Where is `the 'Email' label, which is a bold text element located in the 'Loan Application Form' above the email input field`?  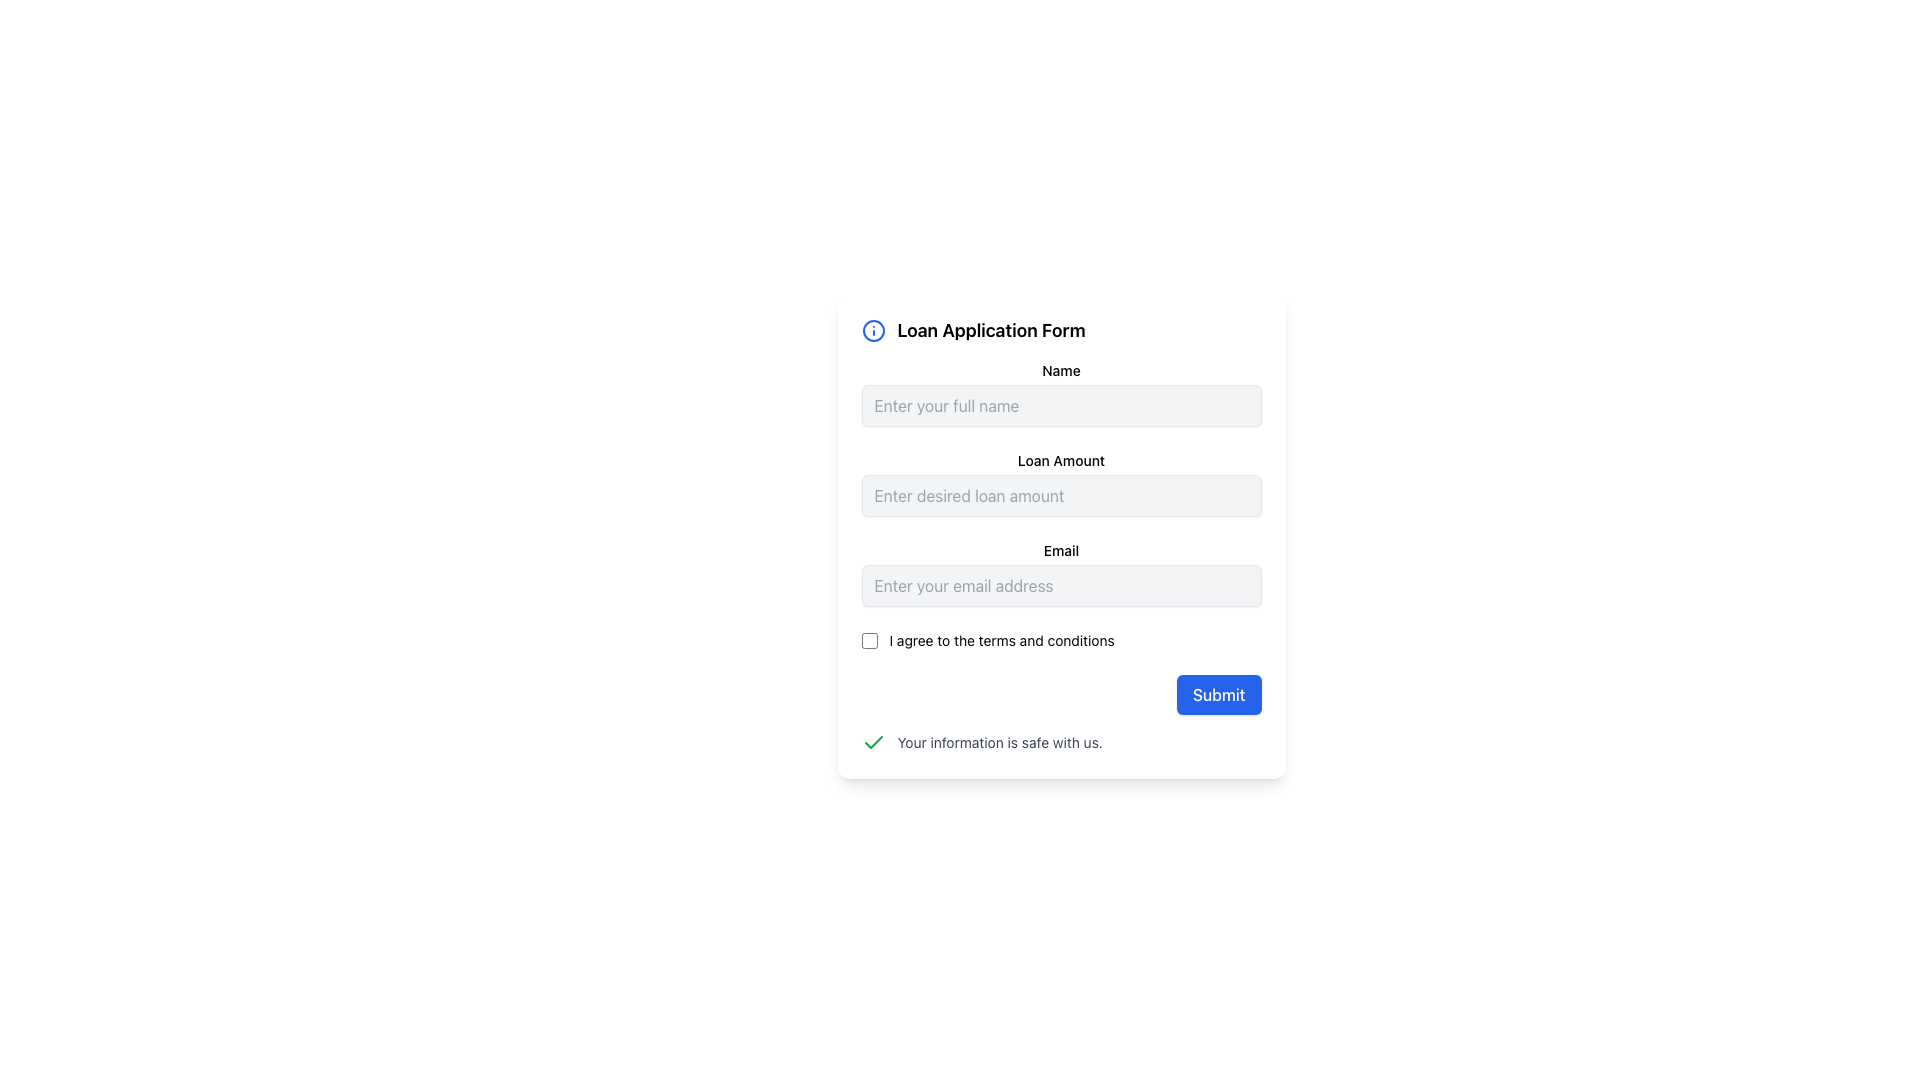
the 'Email' label, which is a bold text element located in the 'Loan Application Form' above the email input field is located at coordinates (1060, 551).